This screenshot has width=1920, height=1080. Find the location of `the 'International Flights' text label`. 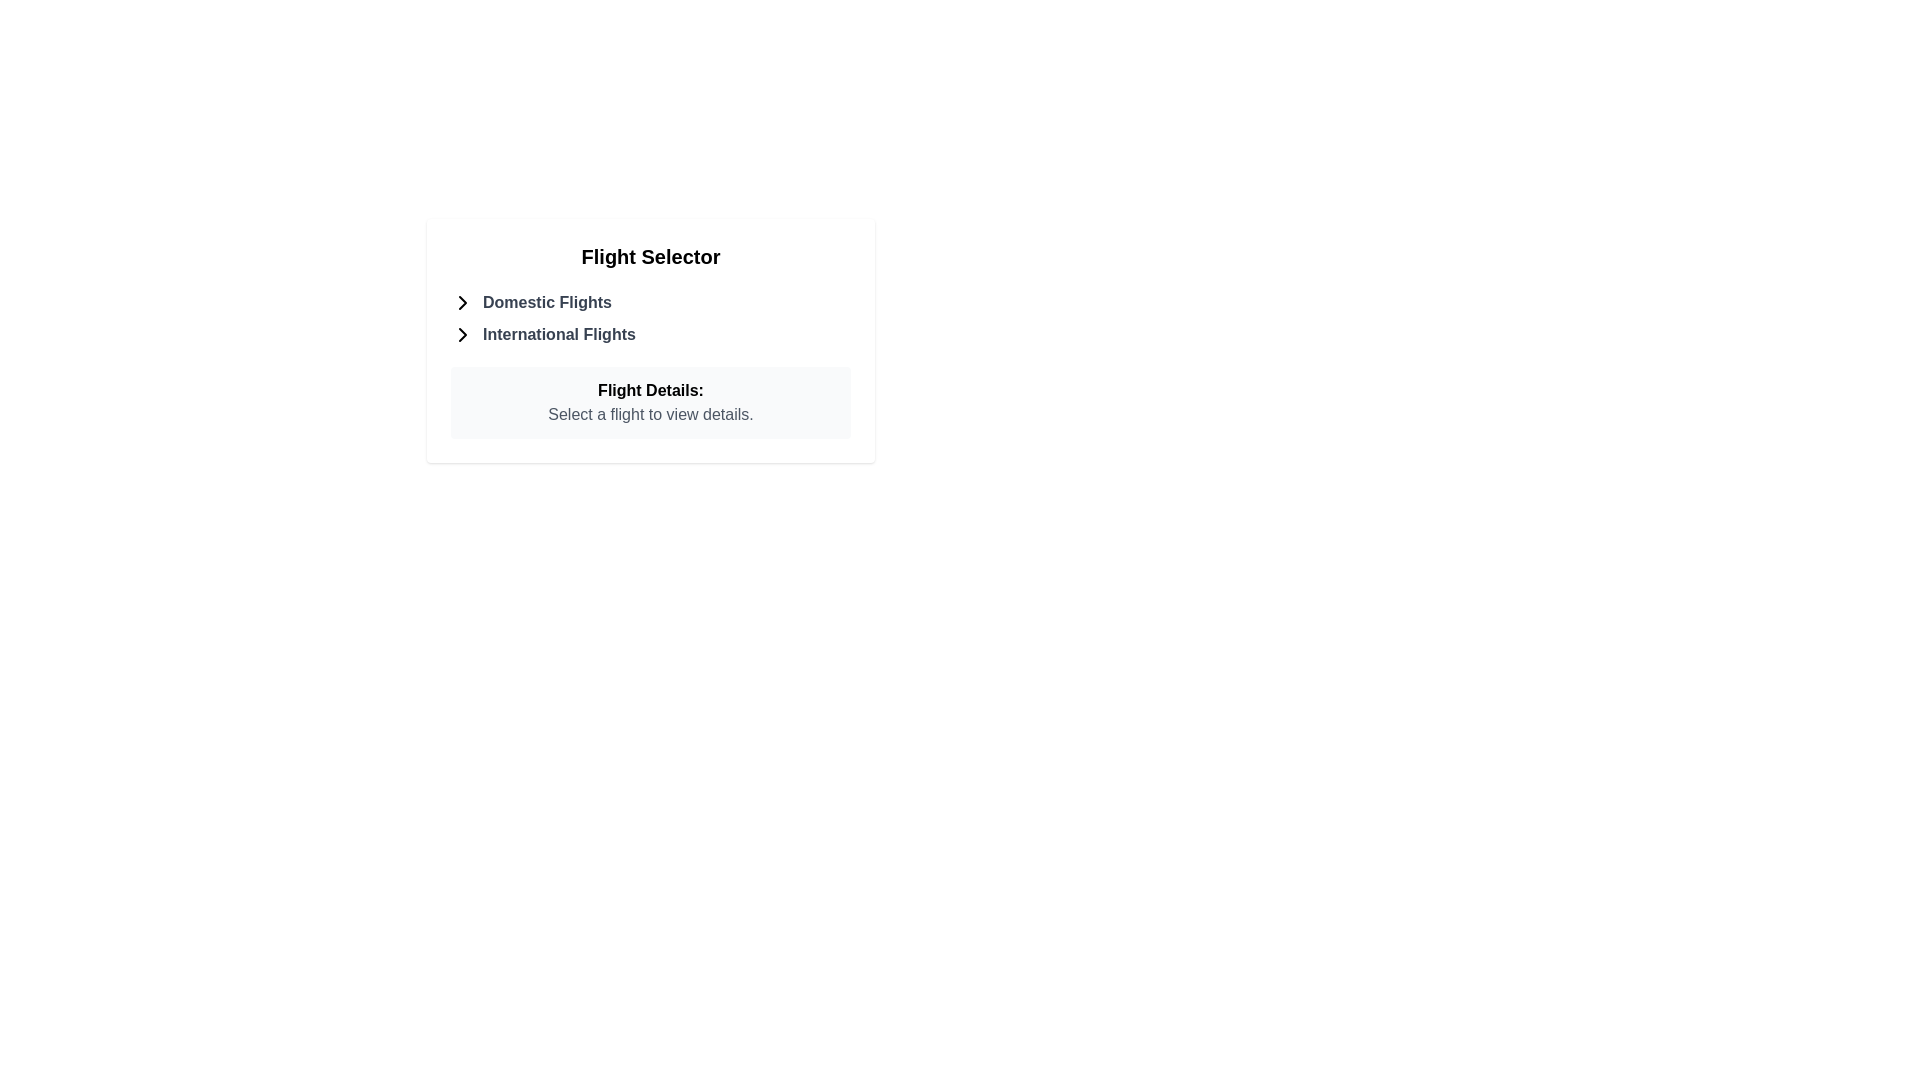

the 'International Flights' text label is located at coordinates (559, 334).